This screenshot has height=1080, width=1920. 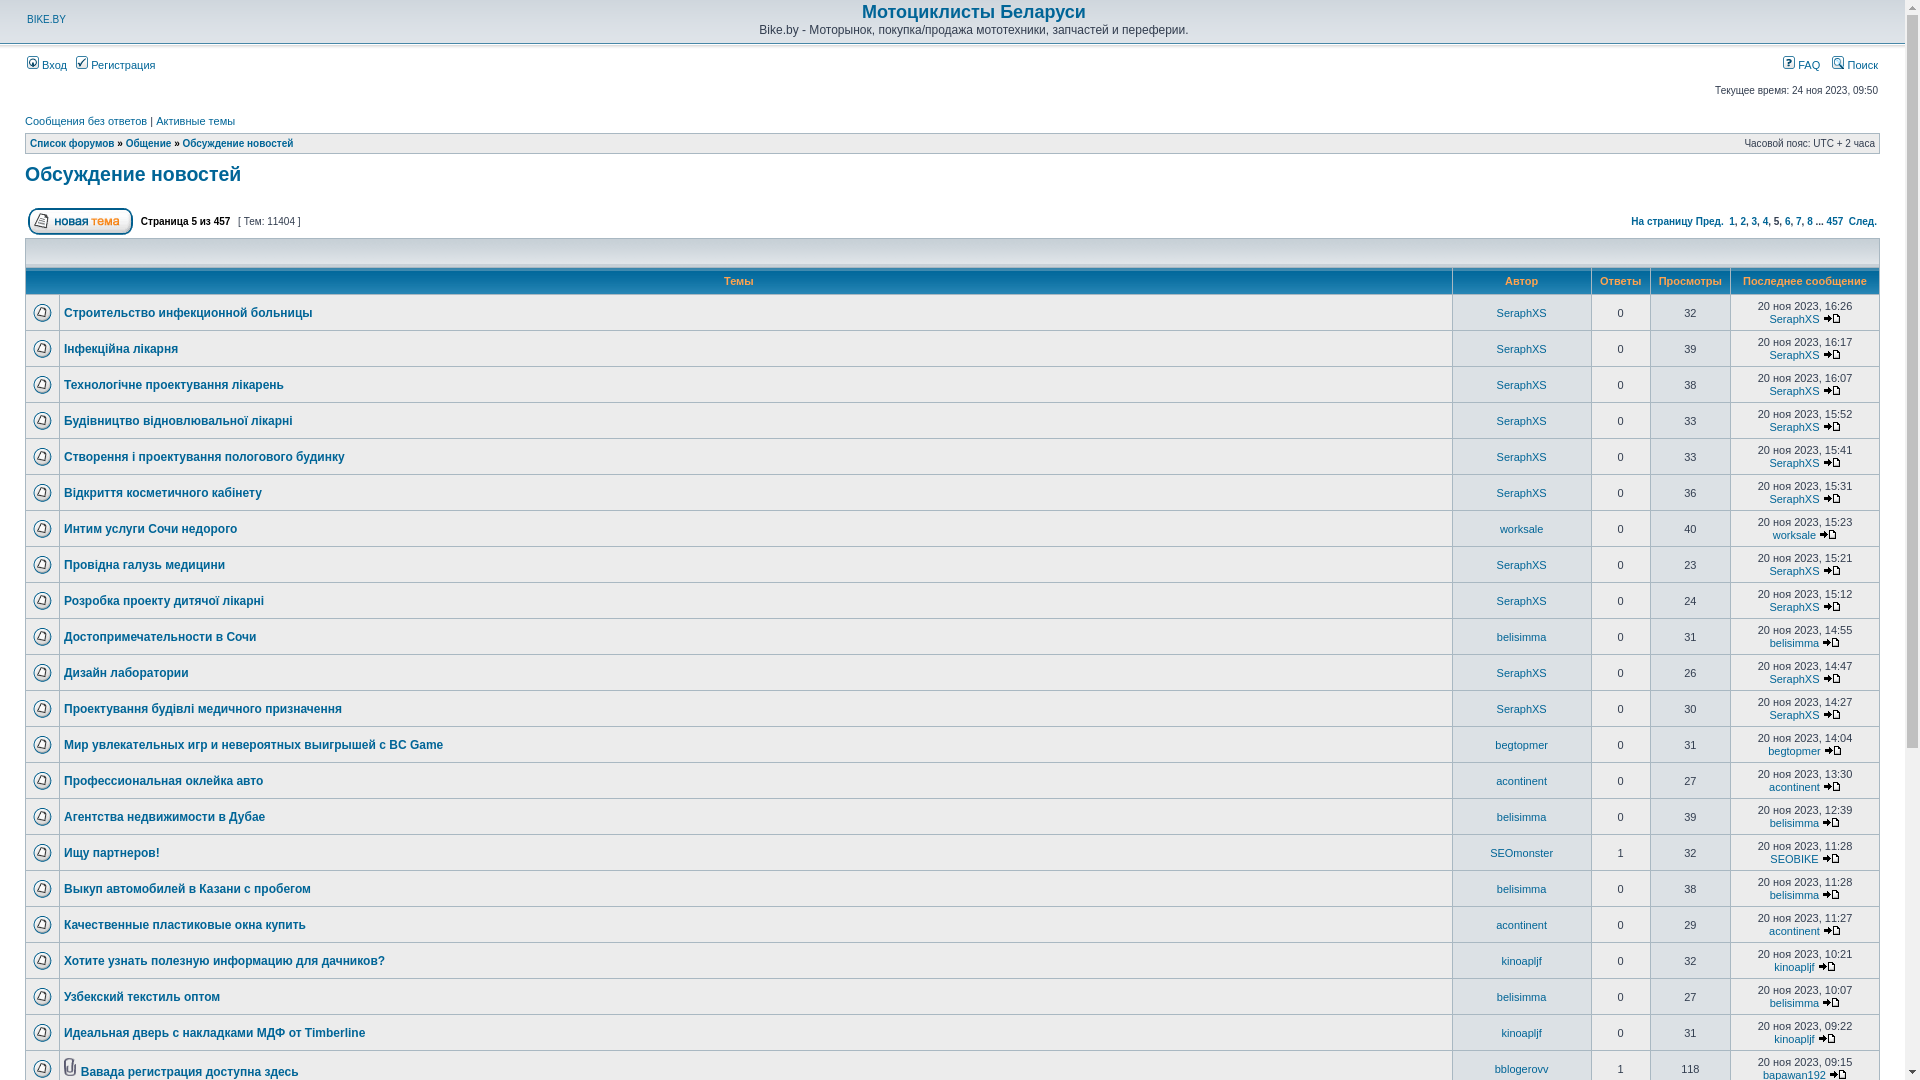 What do you see at coordinates (1520, 312) in the screenshot?
I see `'SeraphXS'` at bounding box center [1520, 312].